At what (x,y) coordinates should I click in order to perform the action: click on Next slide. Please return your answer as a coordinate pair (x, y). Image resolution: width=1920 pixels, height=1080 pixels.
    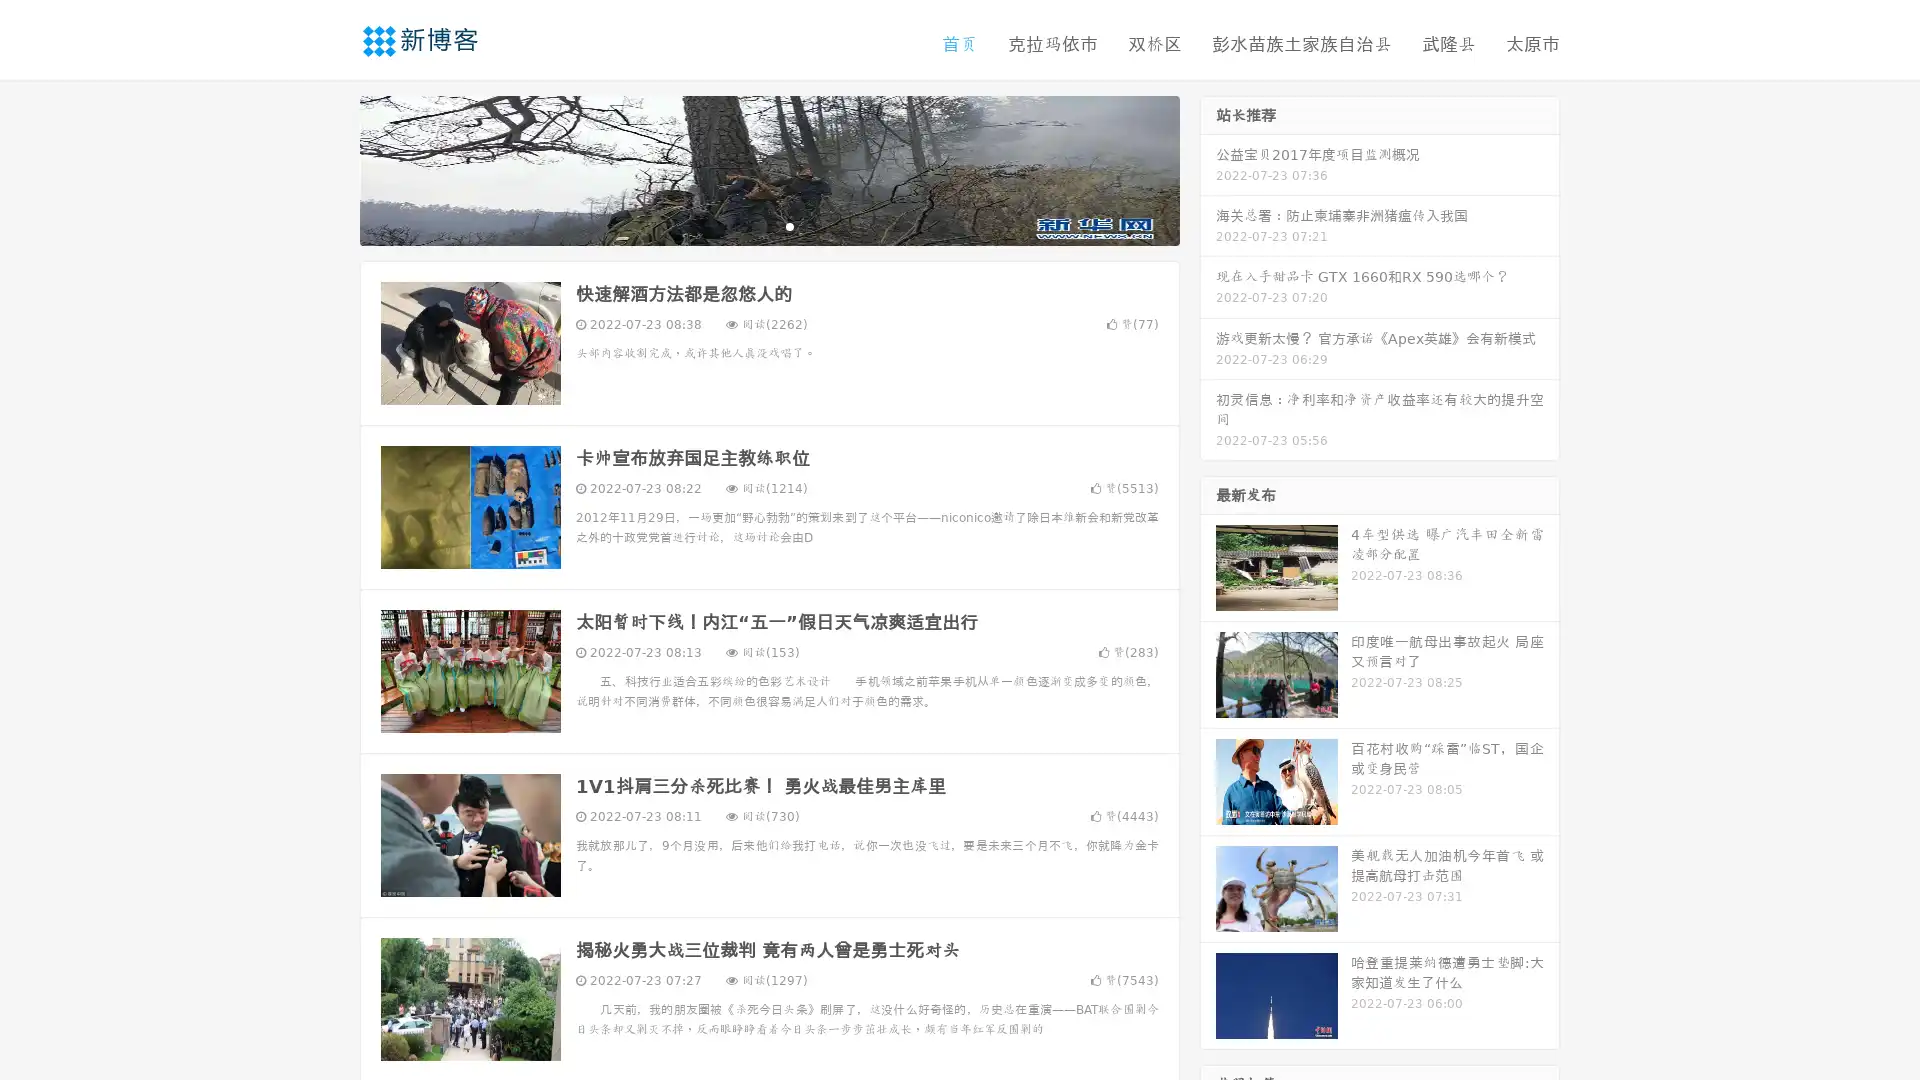
    Looking at the image, I should click on (1208, 168).